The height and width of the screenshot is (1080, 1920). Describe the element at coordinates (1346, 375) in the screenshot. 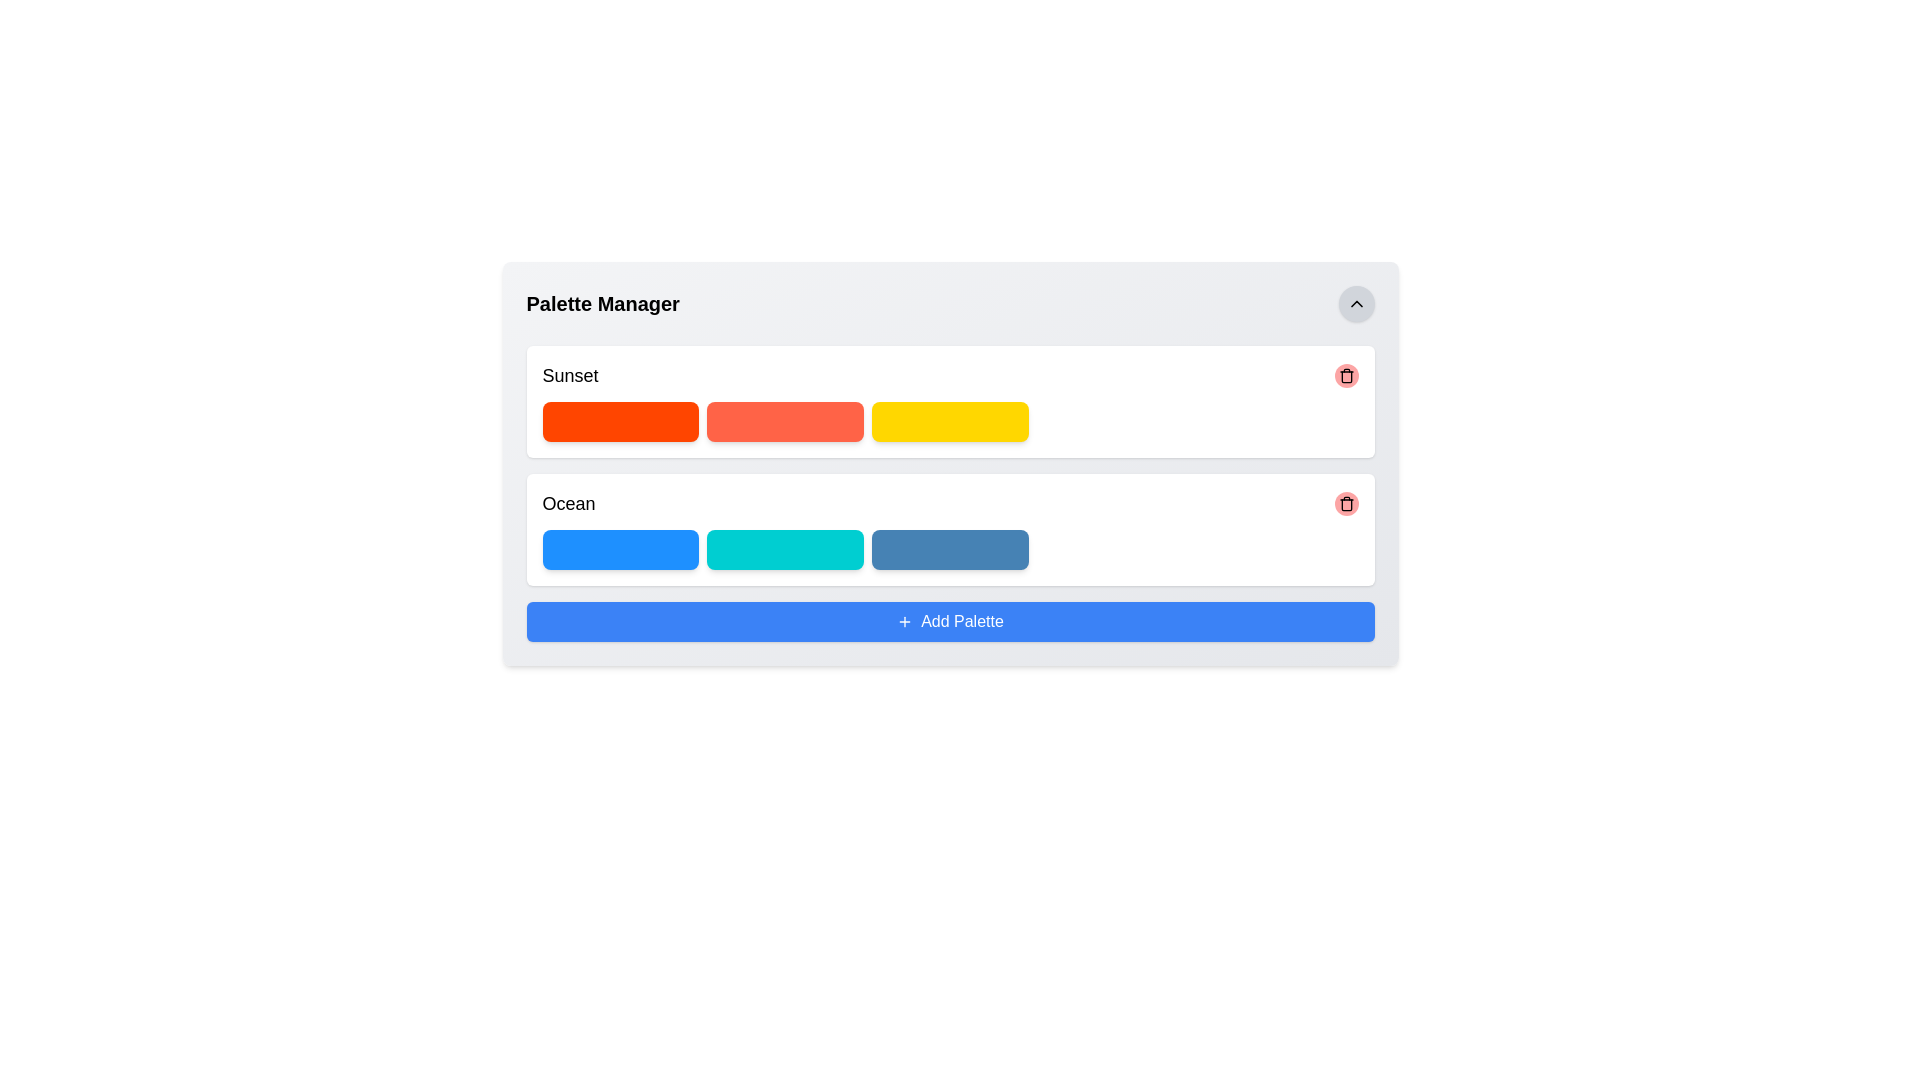

I see `the delete button located on the right side of the 'Sunset' row` at that location.